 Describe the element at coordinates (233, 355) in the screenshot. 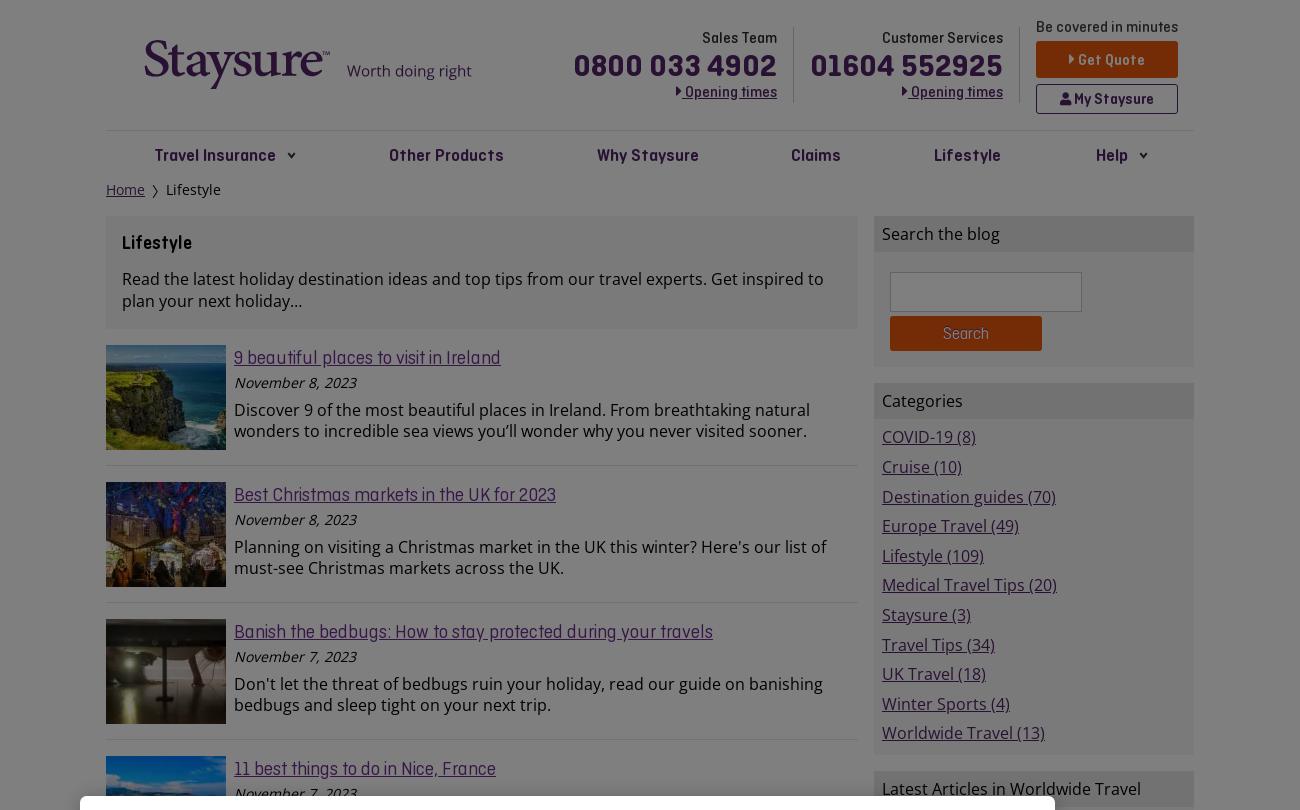

I see `'9 beautiful places to visit in Ireland'` at that location.